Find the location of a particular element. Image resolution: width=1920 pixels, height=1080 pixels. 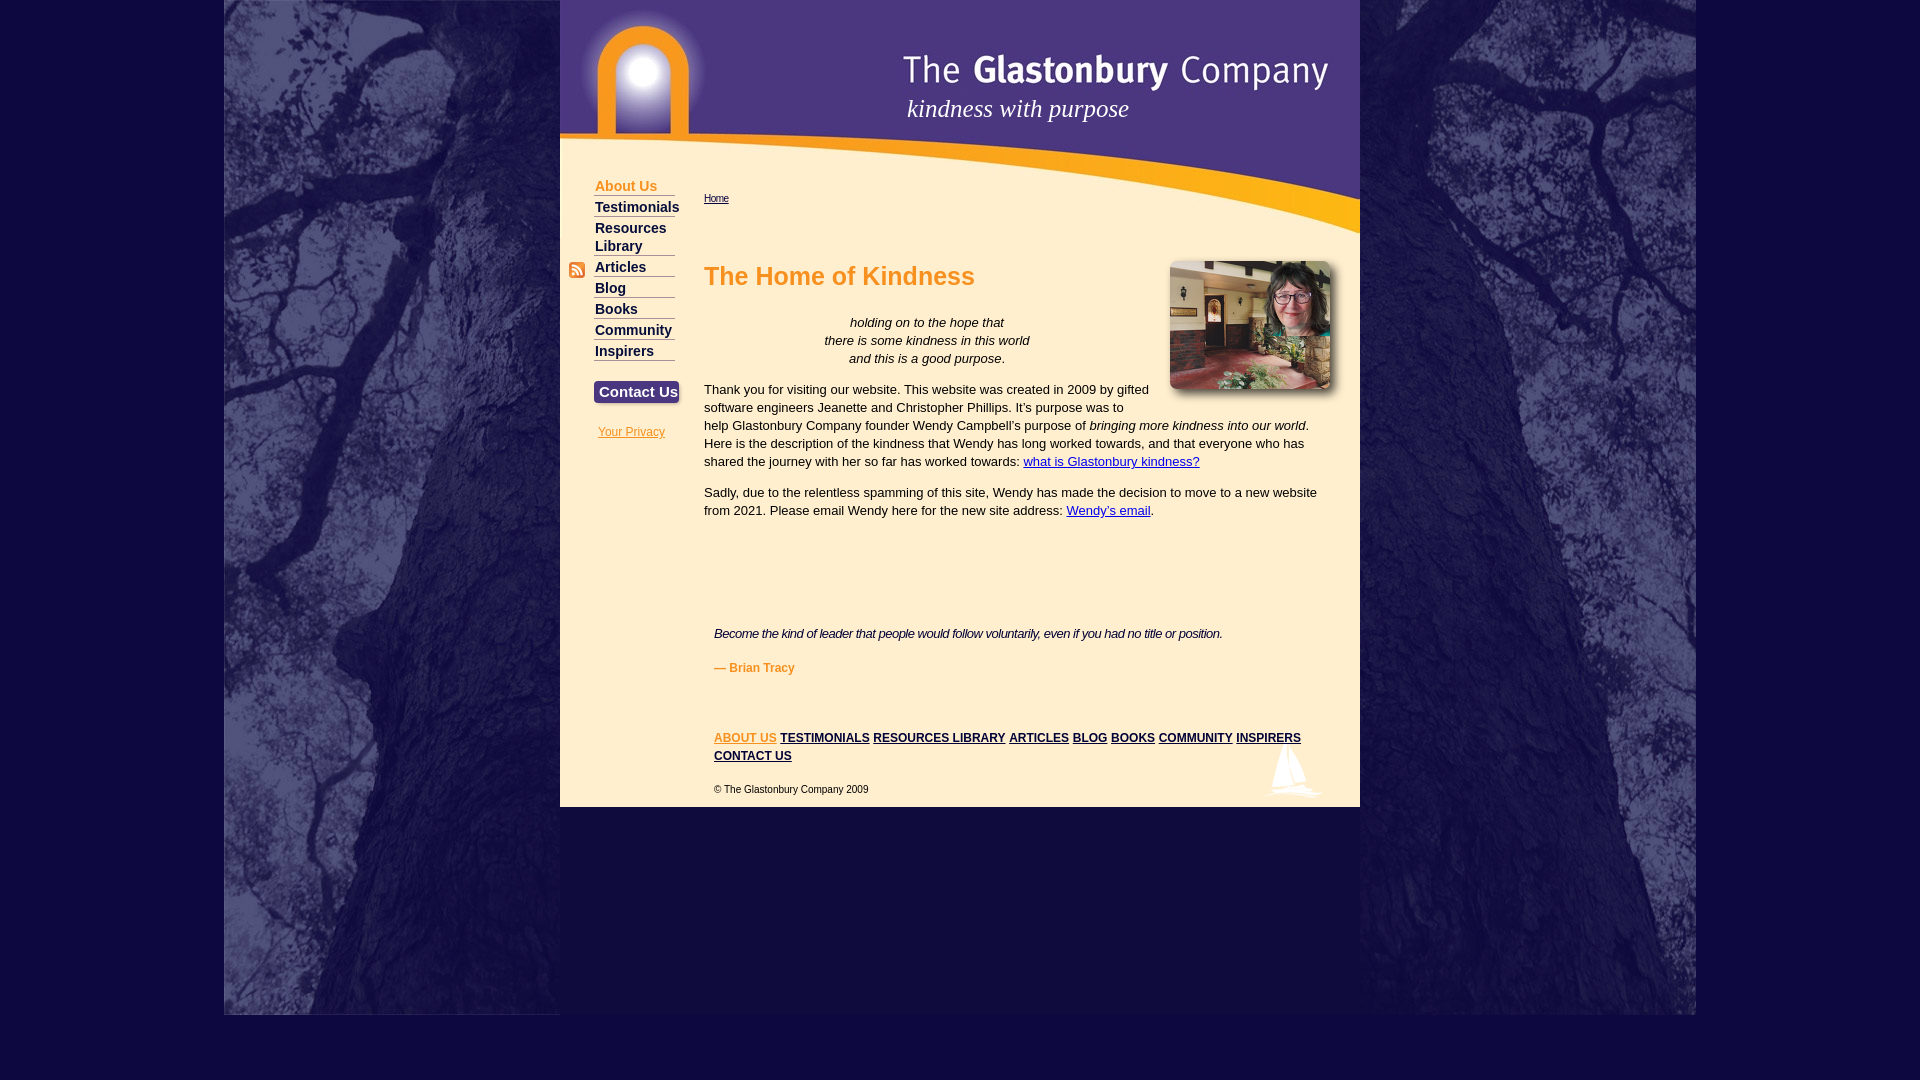

'Inspirers' is located at coordinates (633, 349).